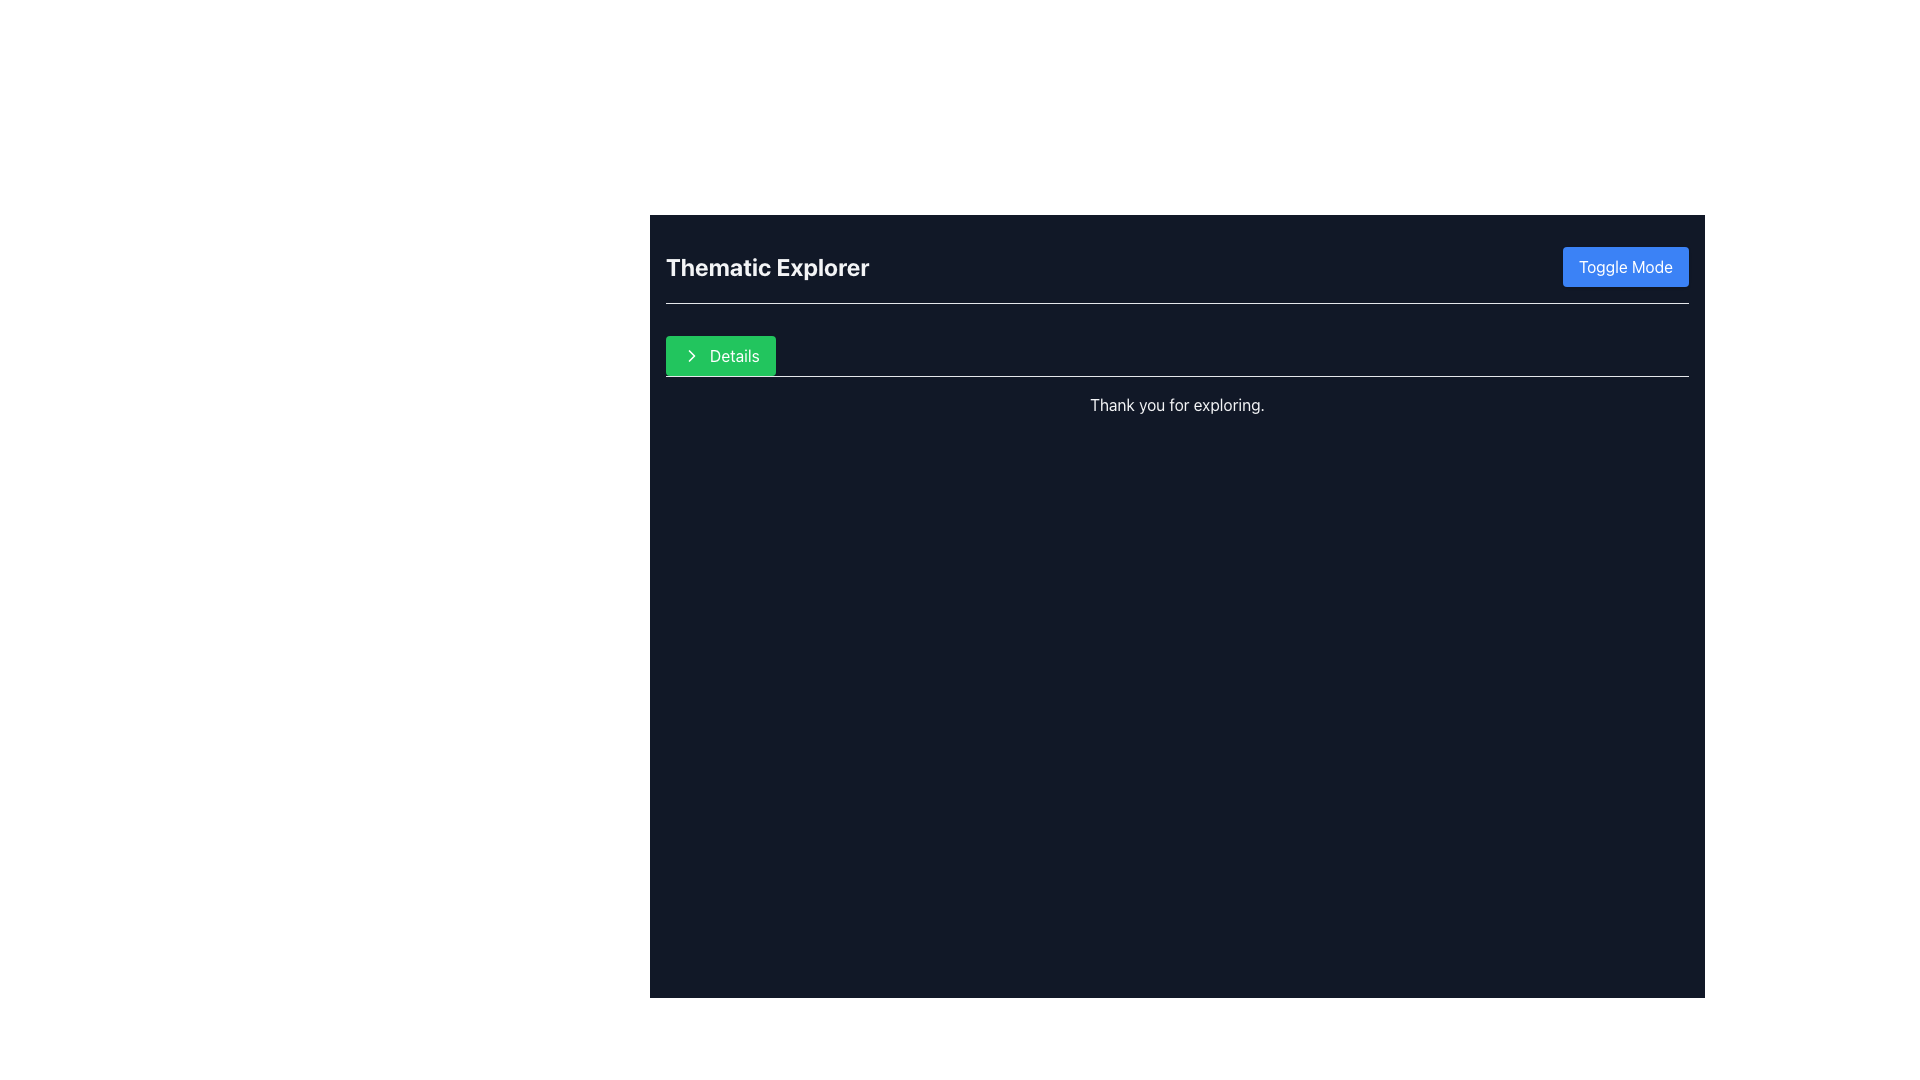  What do you see at coordinates (720, 354) in the screenshot?
I see `the prominent green button labeled 'Details' with a white chevron icon, located in the header area below 'Thematic Explorer'` at bounding box center [720, 354].